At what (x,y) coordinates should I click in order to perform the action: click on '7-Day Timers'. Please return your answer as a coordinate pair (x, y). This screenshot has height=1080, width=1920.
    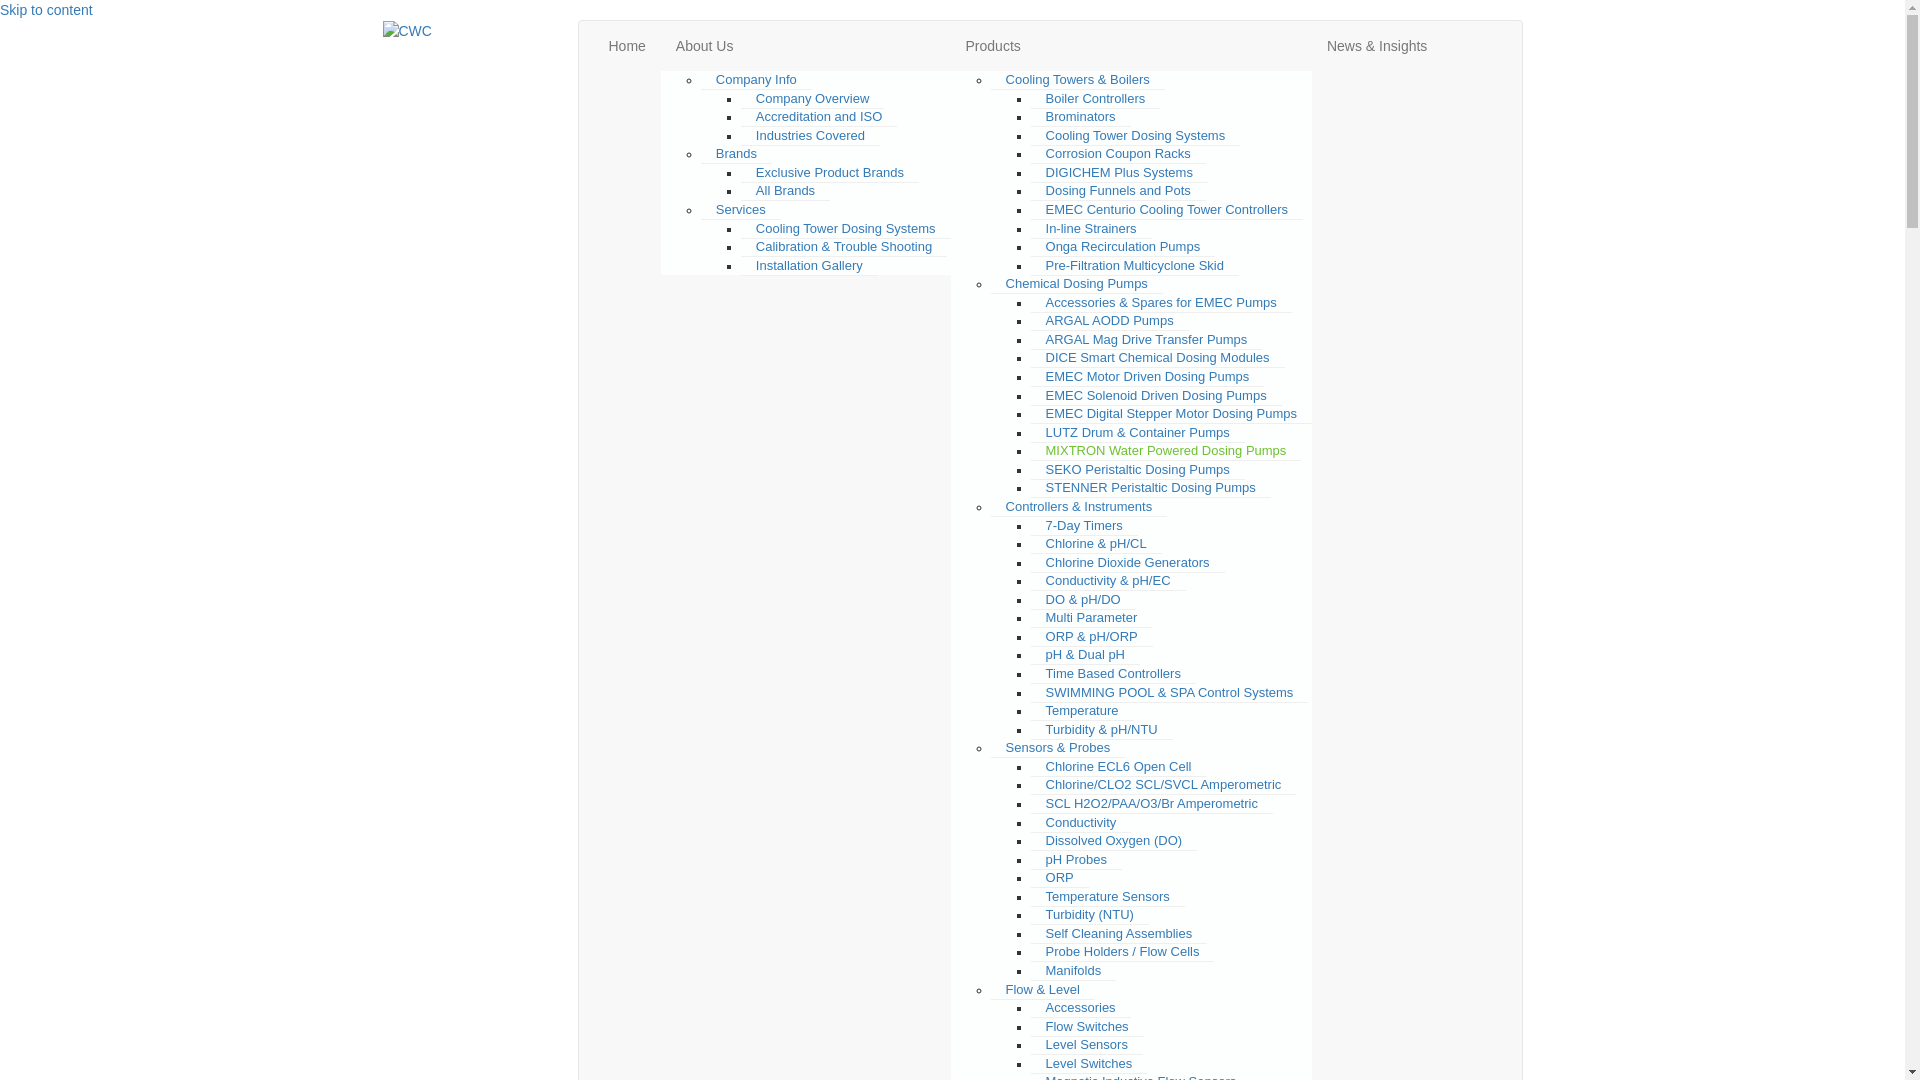
    Looking at the image, I should click on (1083, 524).